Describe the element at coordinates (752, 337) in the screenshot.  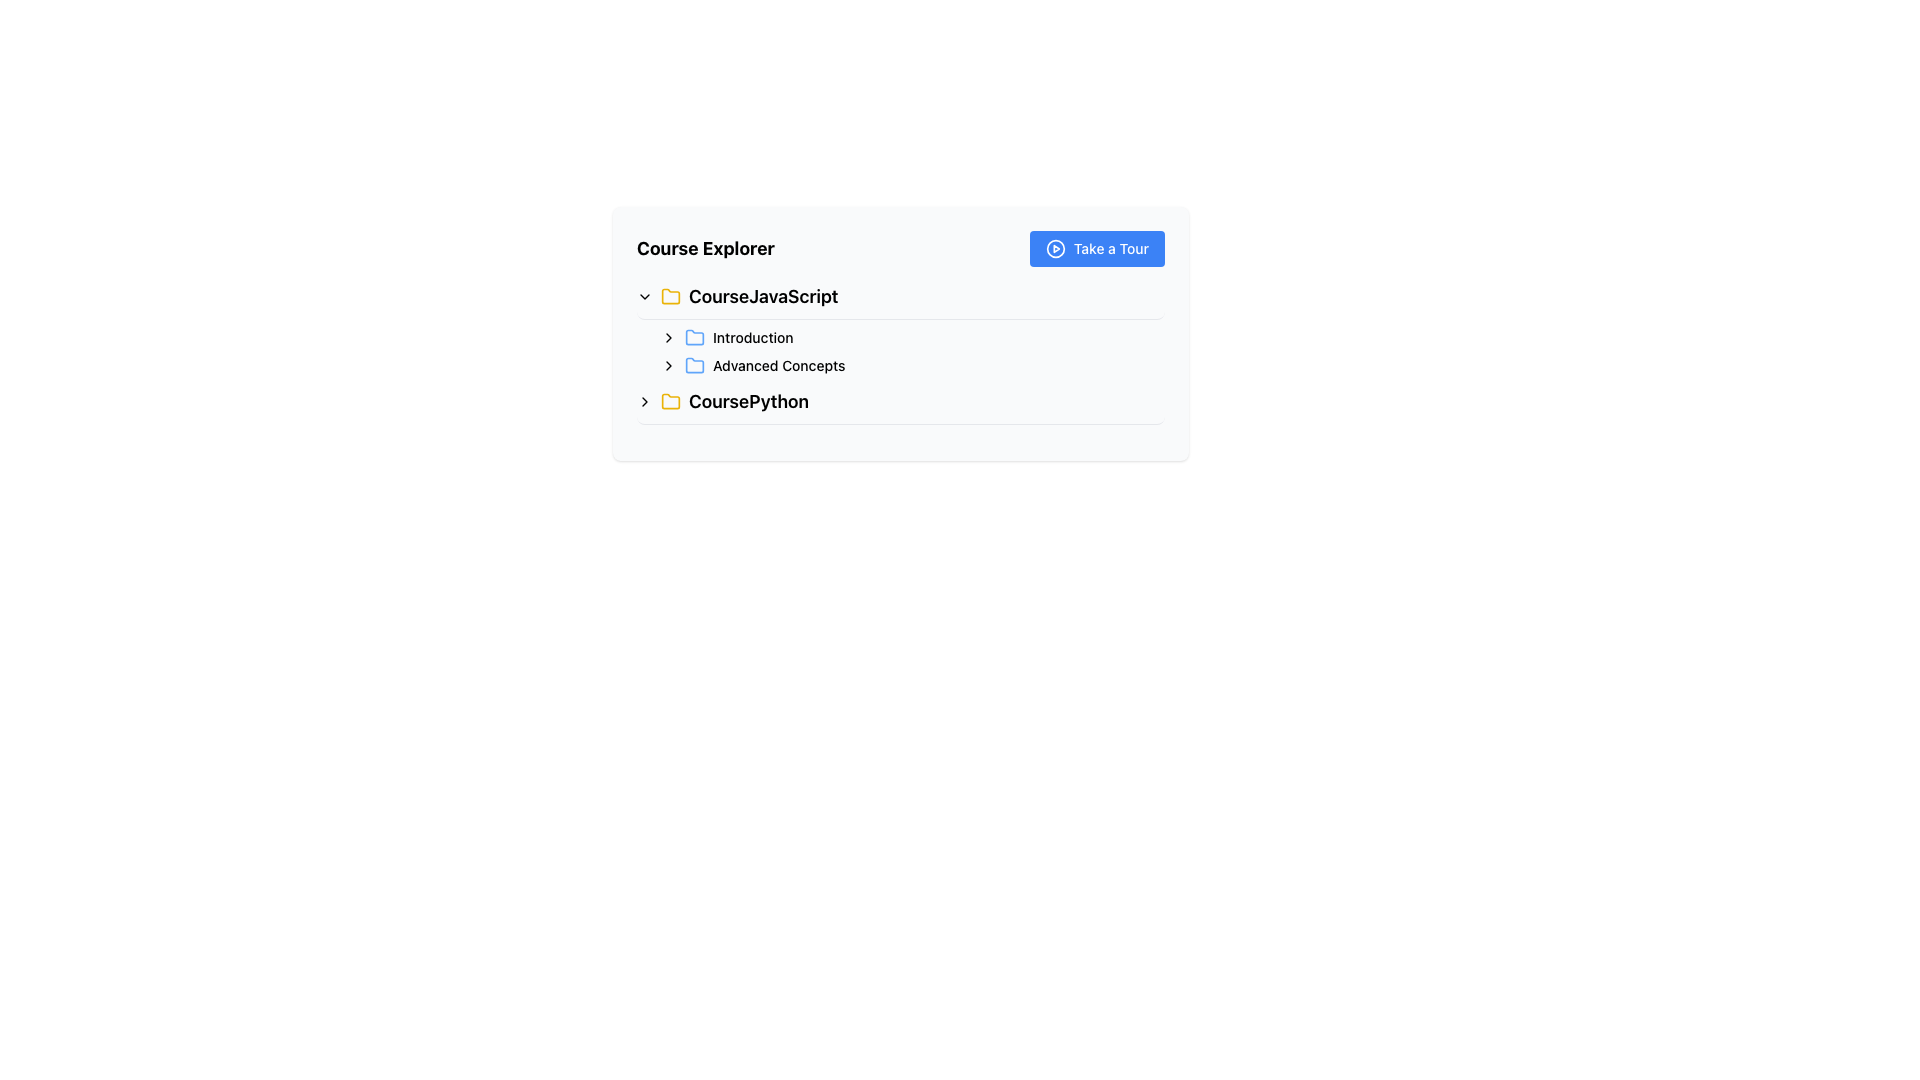
I see `the 'Introduction' text label under the 'CourseJavaScript' category` at that location.